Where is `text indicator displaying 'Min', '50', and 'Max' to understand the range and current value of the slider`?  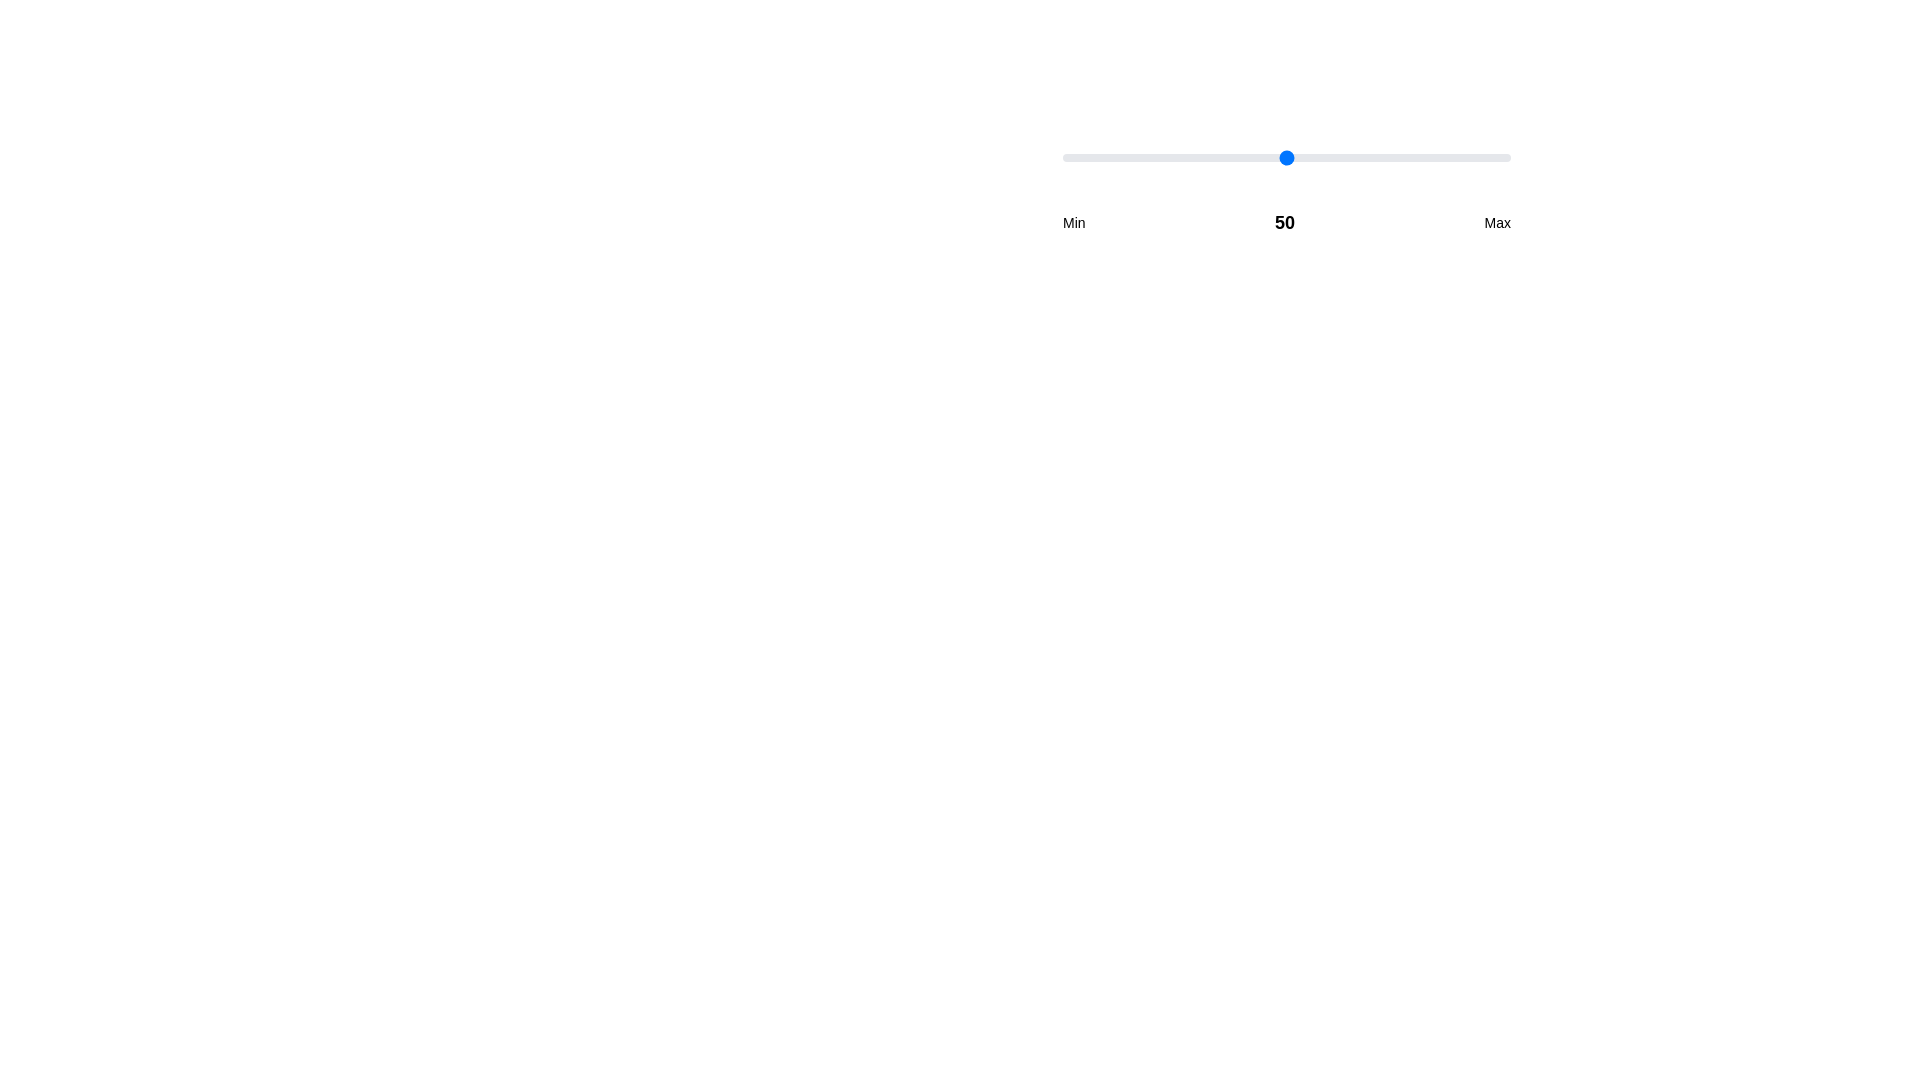 text indicator displaying 'Min', '50', and 'Max' to understand the range and current value of the slider is located at coordinates (1286, 223).